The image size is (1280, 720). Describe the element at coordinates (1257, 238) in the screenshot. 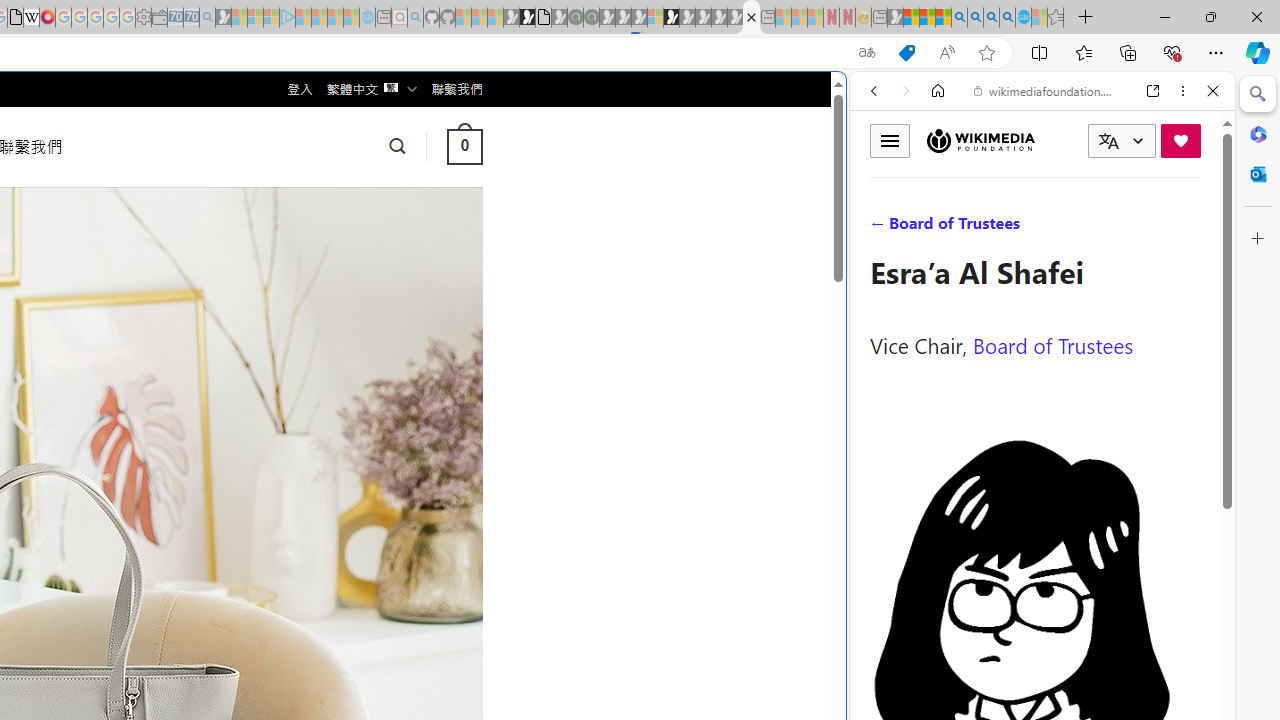

I see `'Close Customize pane'` at that location.